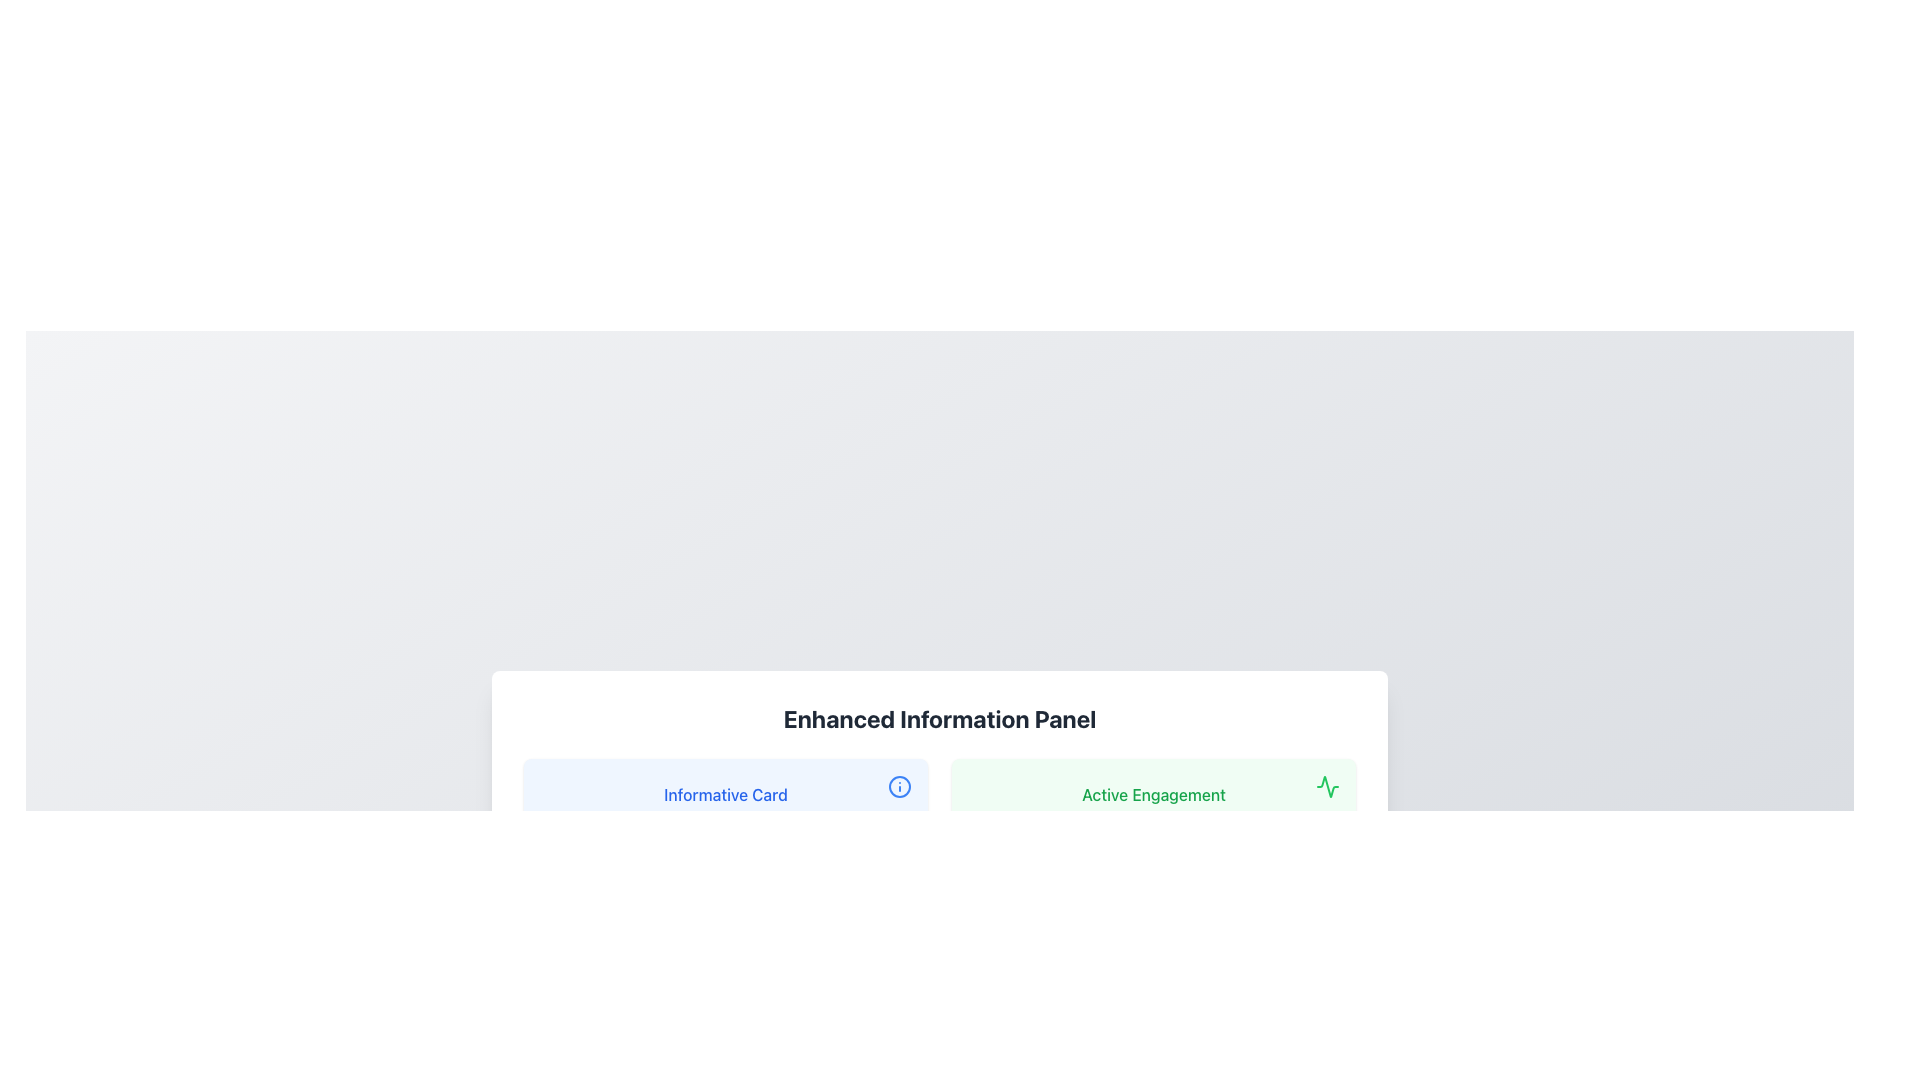  What do you see at coordinates (1328, 785) in the screenshot?
I see `the icon located at the top-right corner of the 'Active Engagement' card, which visually indicates activity or engagement` at bounding box center [1328, 785].